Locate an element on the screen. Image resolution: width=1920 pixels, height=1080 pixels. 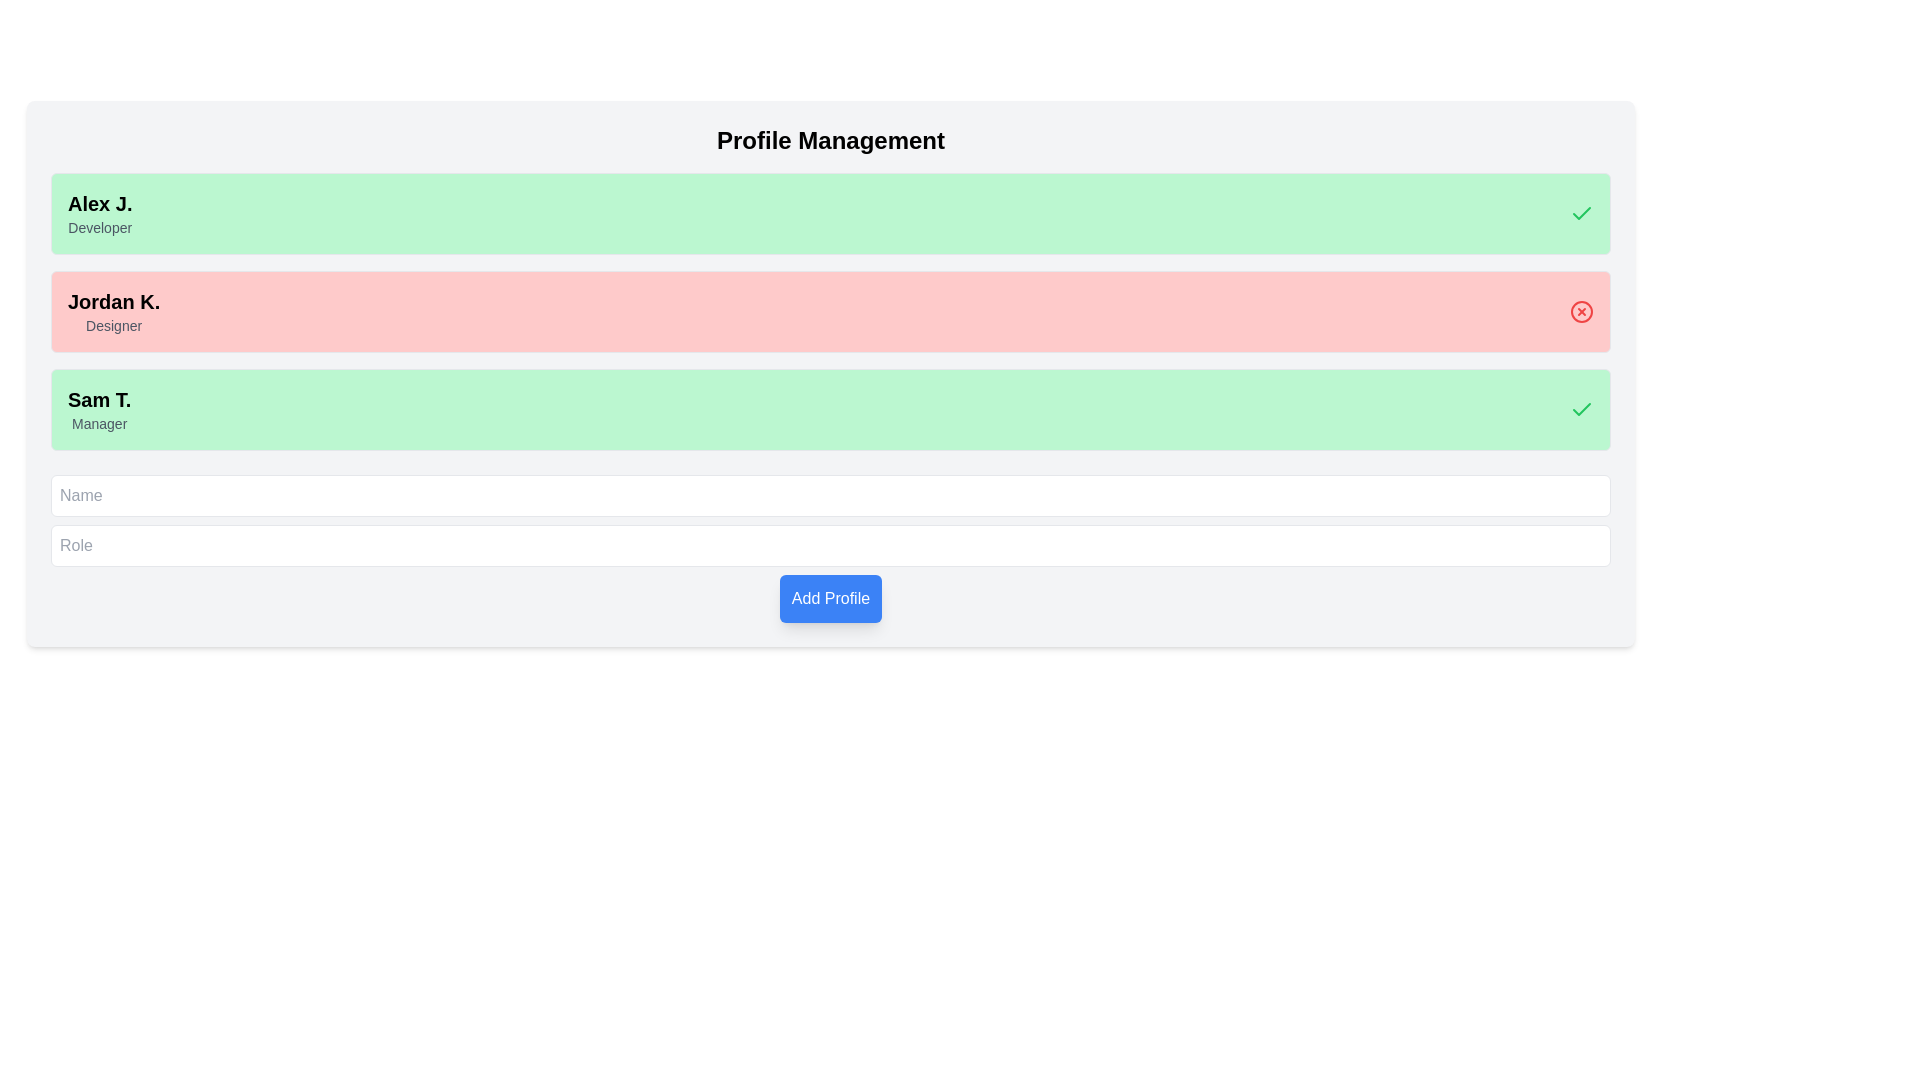
the checkmark icon located in the upper-right corner of the green-highlighted profile card labeled 'Alex J. Developer' to understand its status is located at coordinates (1581, 213).